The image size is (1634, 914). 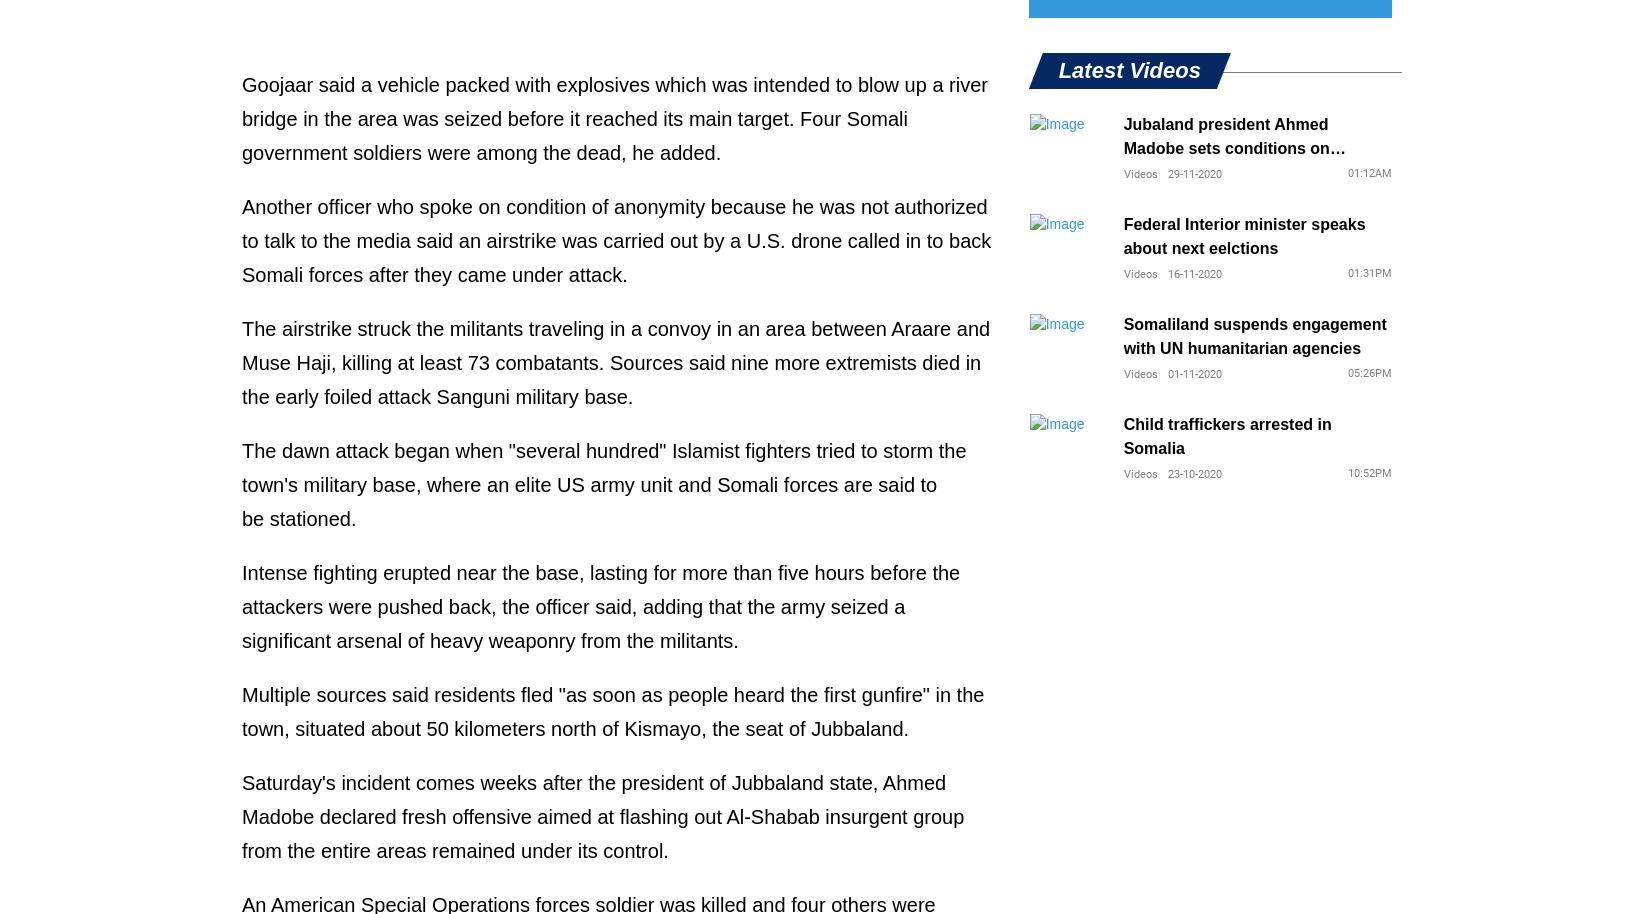 I want to click on '01-11-2020', so click(x=1166, y=374).